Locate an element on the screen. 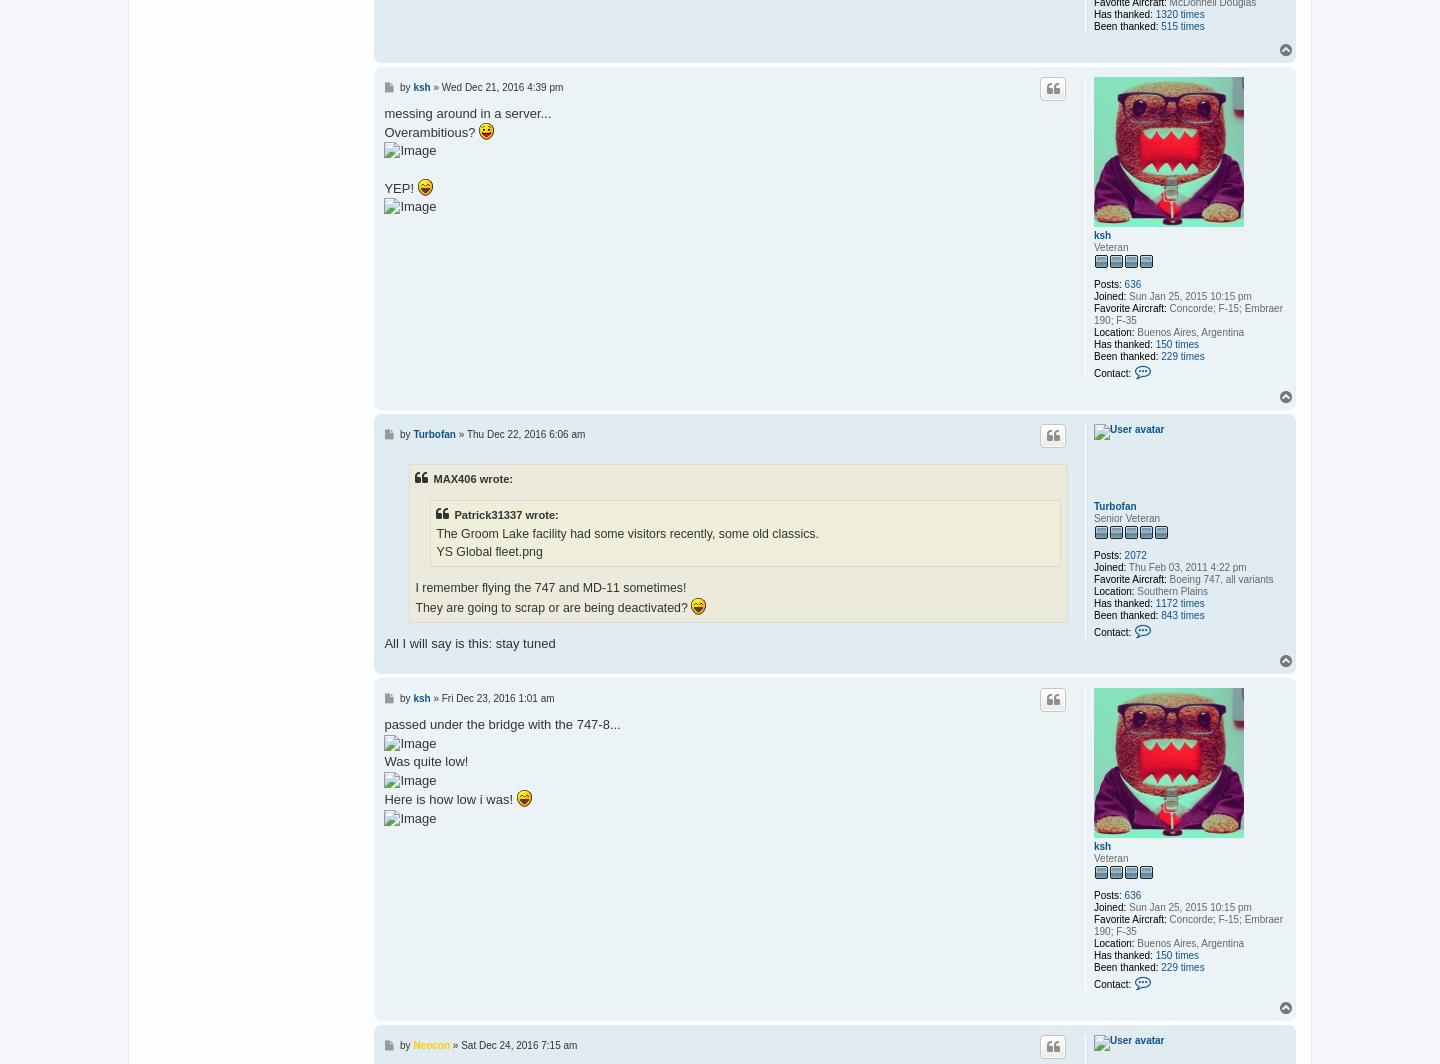  'All I will say is this: stay tuned' is located at coordinates (469, 643).